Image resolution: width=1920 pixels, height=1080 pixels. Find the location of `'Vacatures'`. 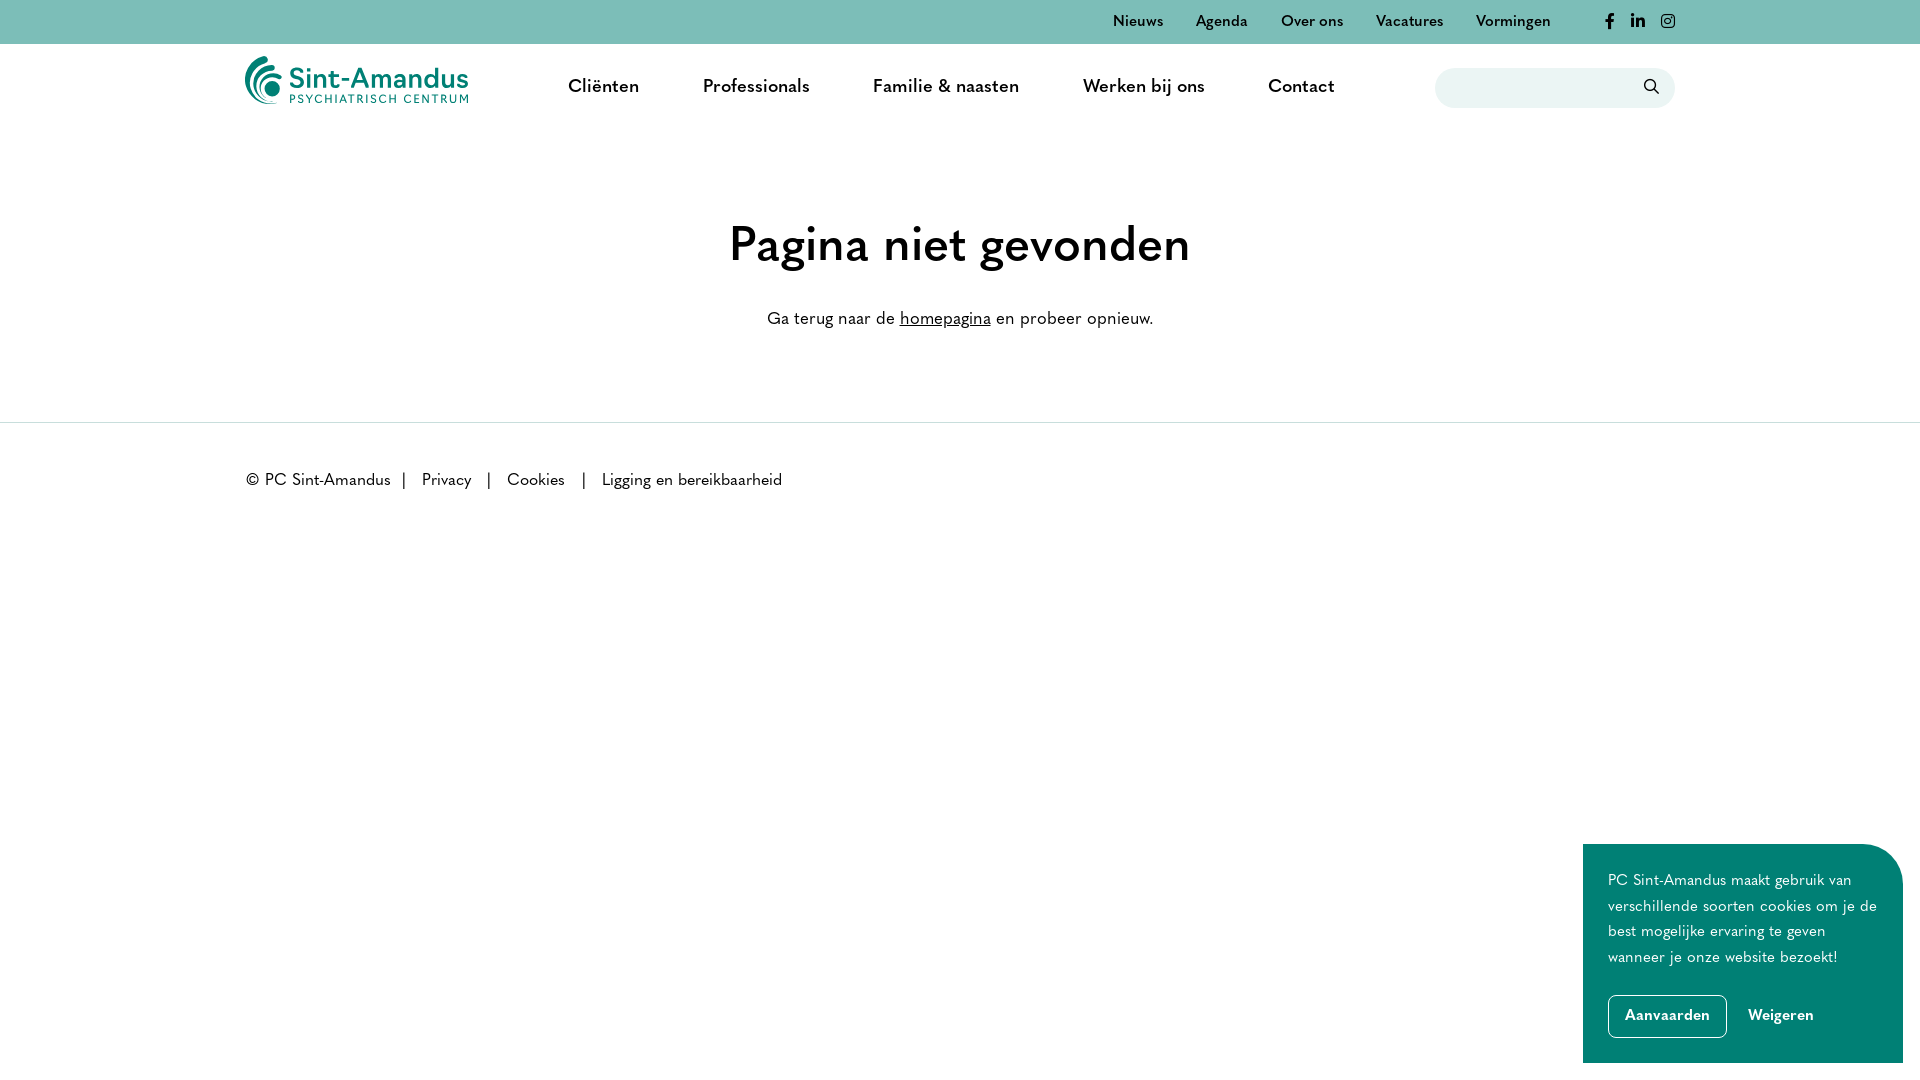

'Vacatures' is located at coordinates (1375, 22).